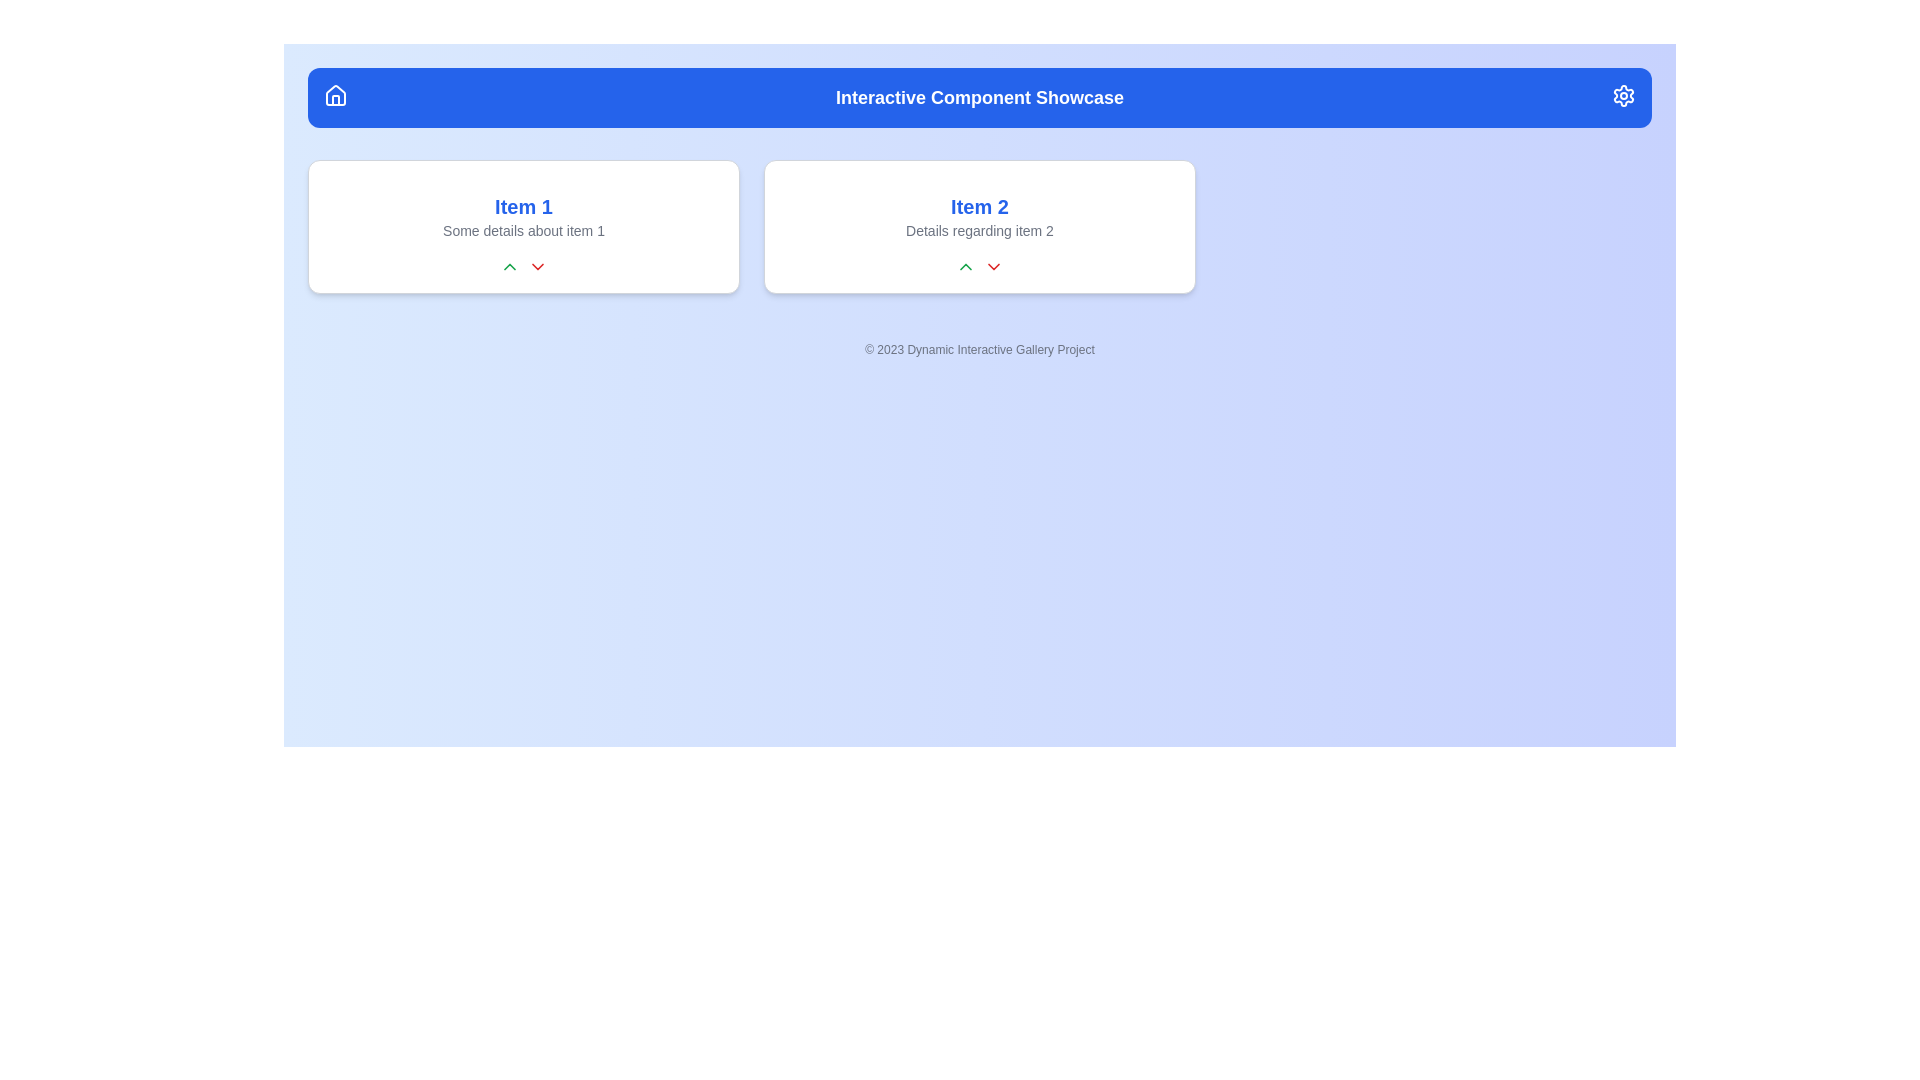  Describe the element at coordinates (979, 97) in the screenshot. I see `the text label located in the top navigation bar, which serves as a header or title, positioned between the home icon on the left and the settings icon on the right` at that location.